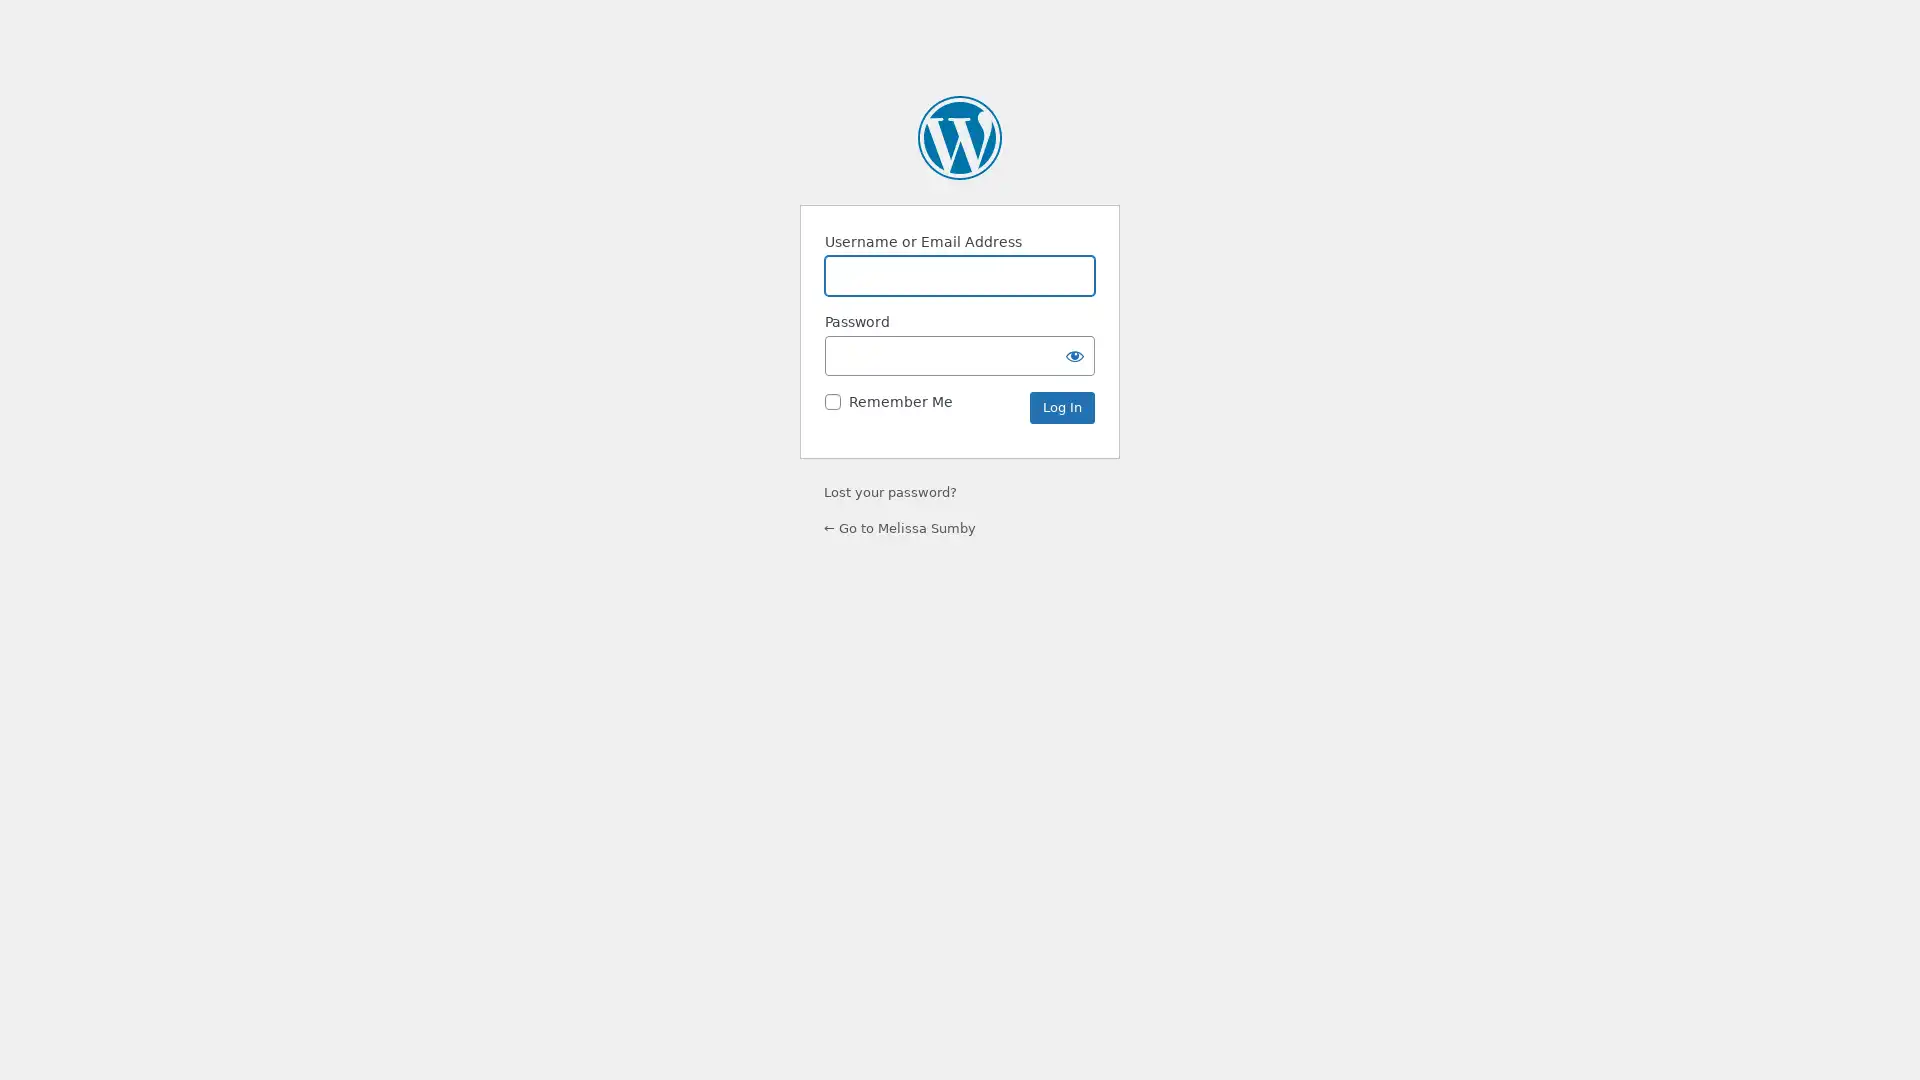 The image size is (1920, 1080). Describe the element at coordinates (1061, 407) in the screenshot. I see `Log In` at that location.